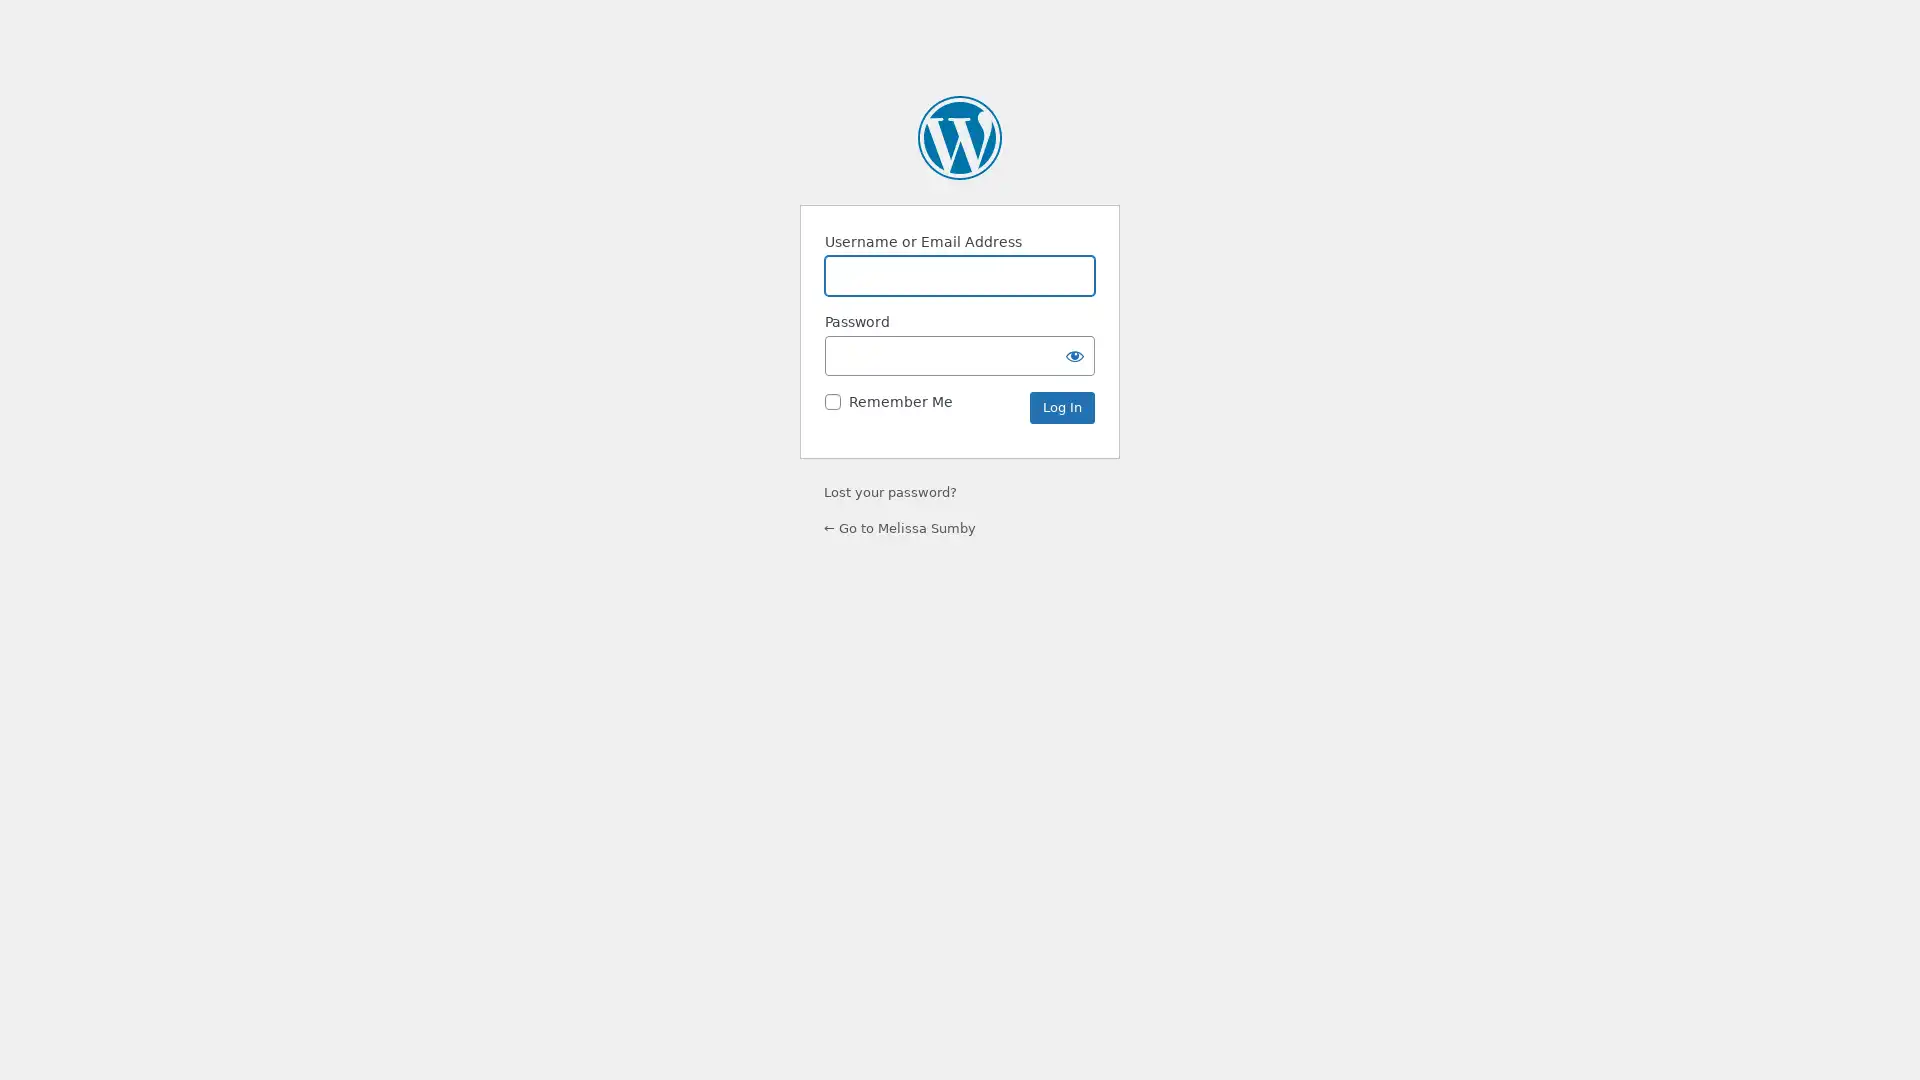 The image size is (1920, 1080). Describe the element at coordinates (1061, 407) in the screenshot. I see `Log In` at that location.